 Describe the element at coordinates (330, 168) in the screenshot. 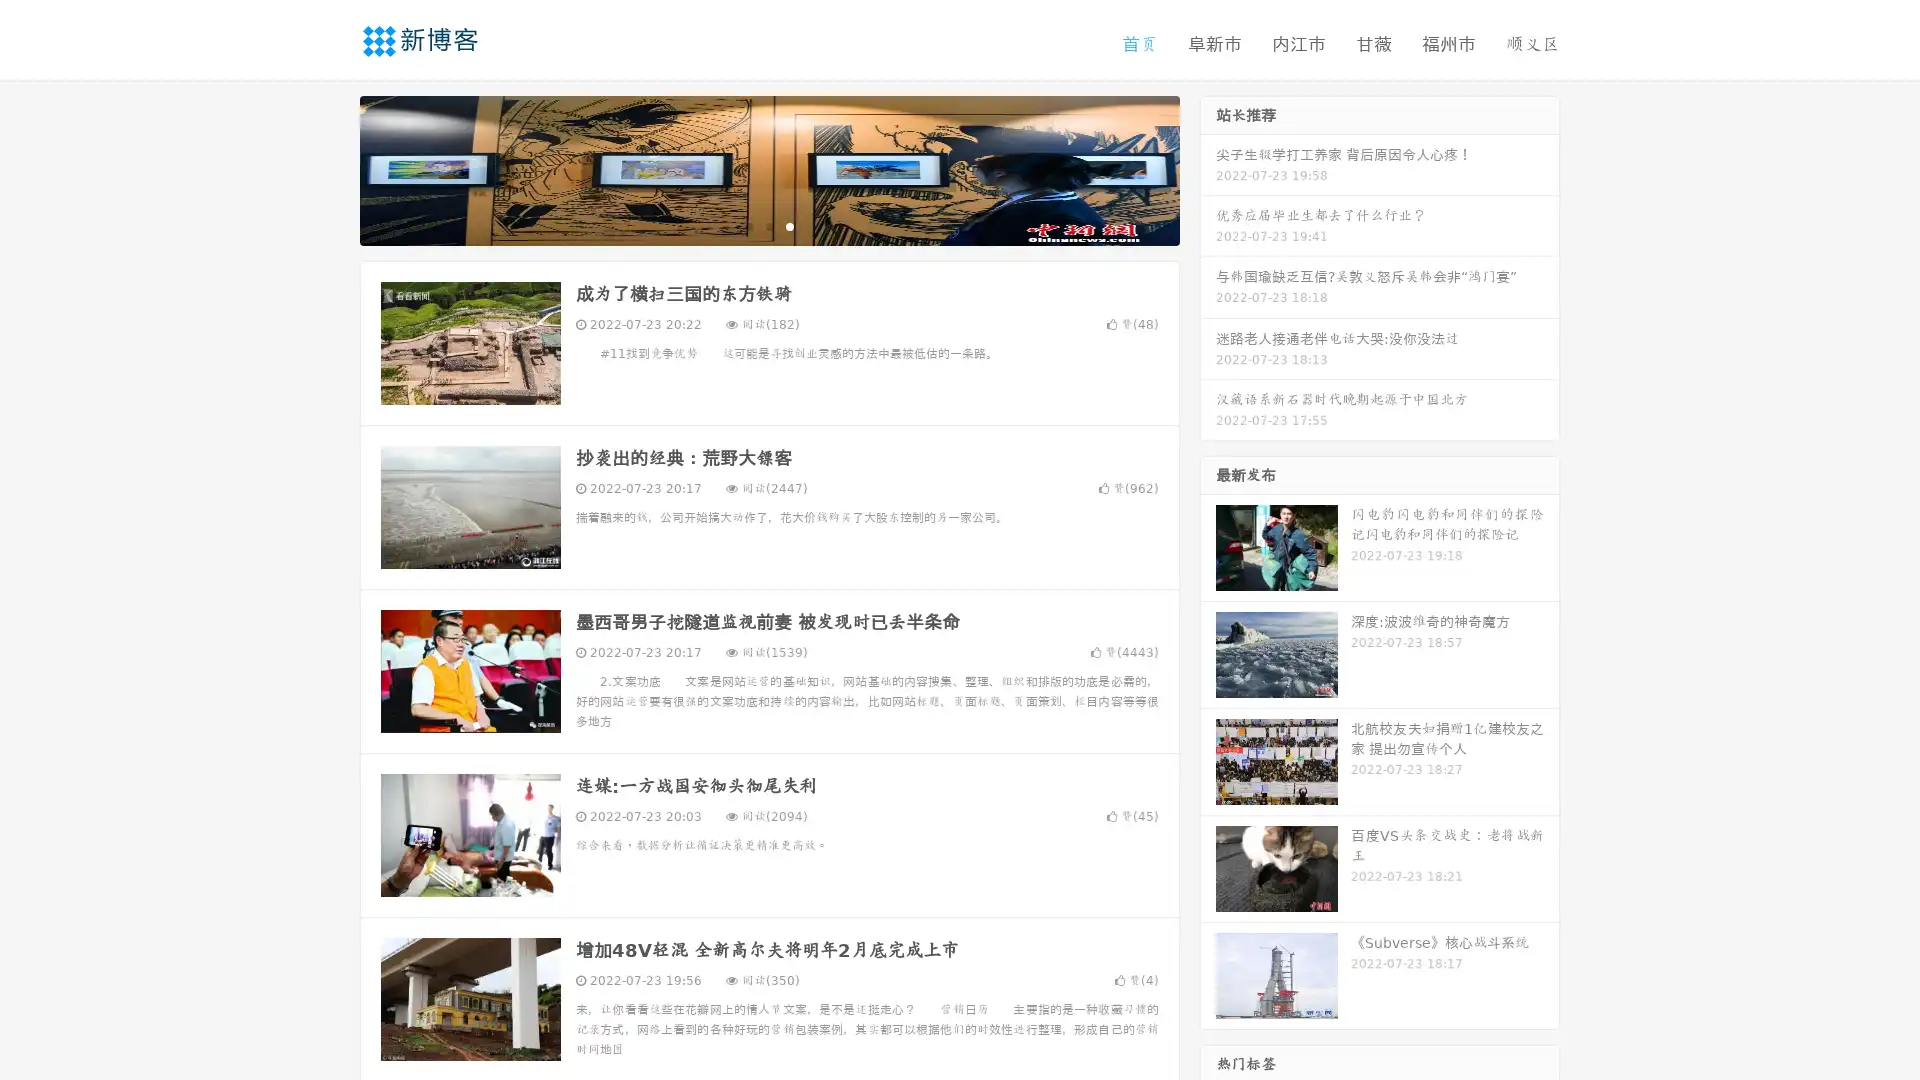

I see `Previous slide` at that location.